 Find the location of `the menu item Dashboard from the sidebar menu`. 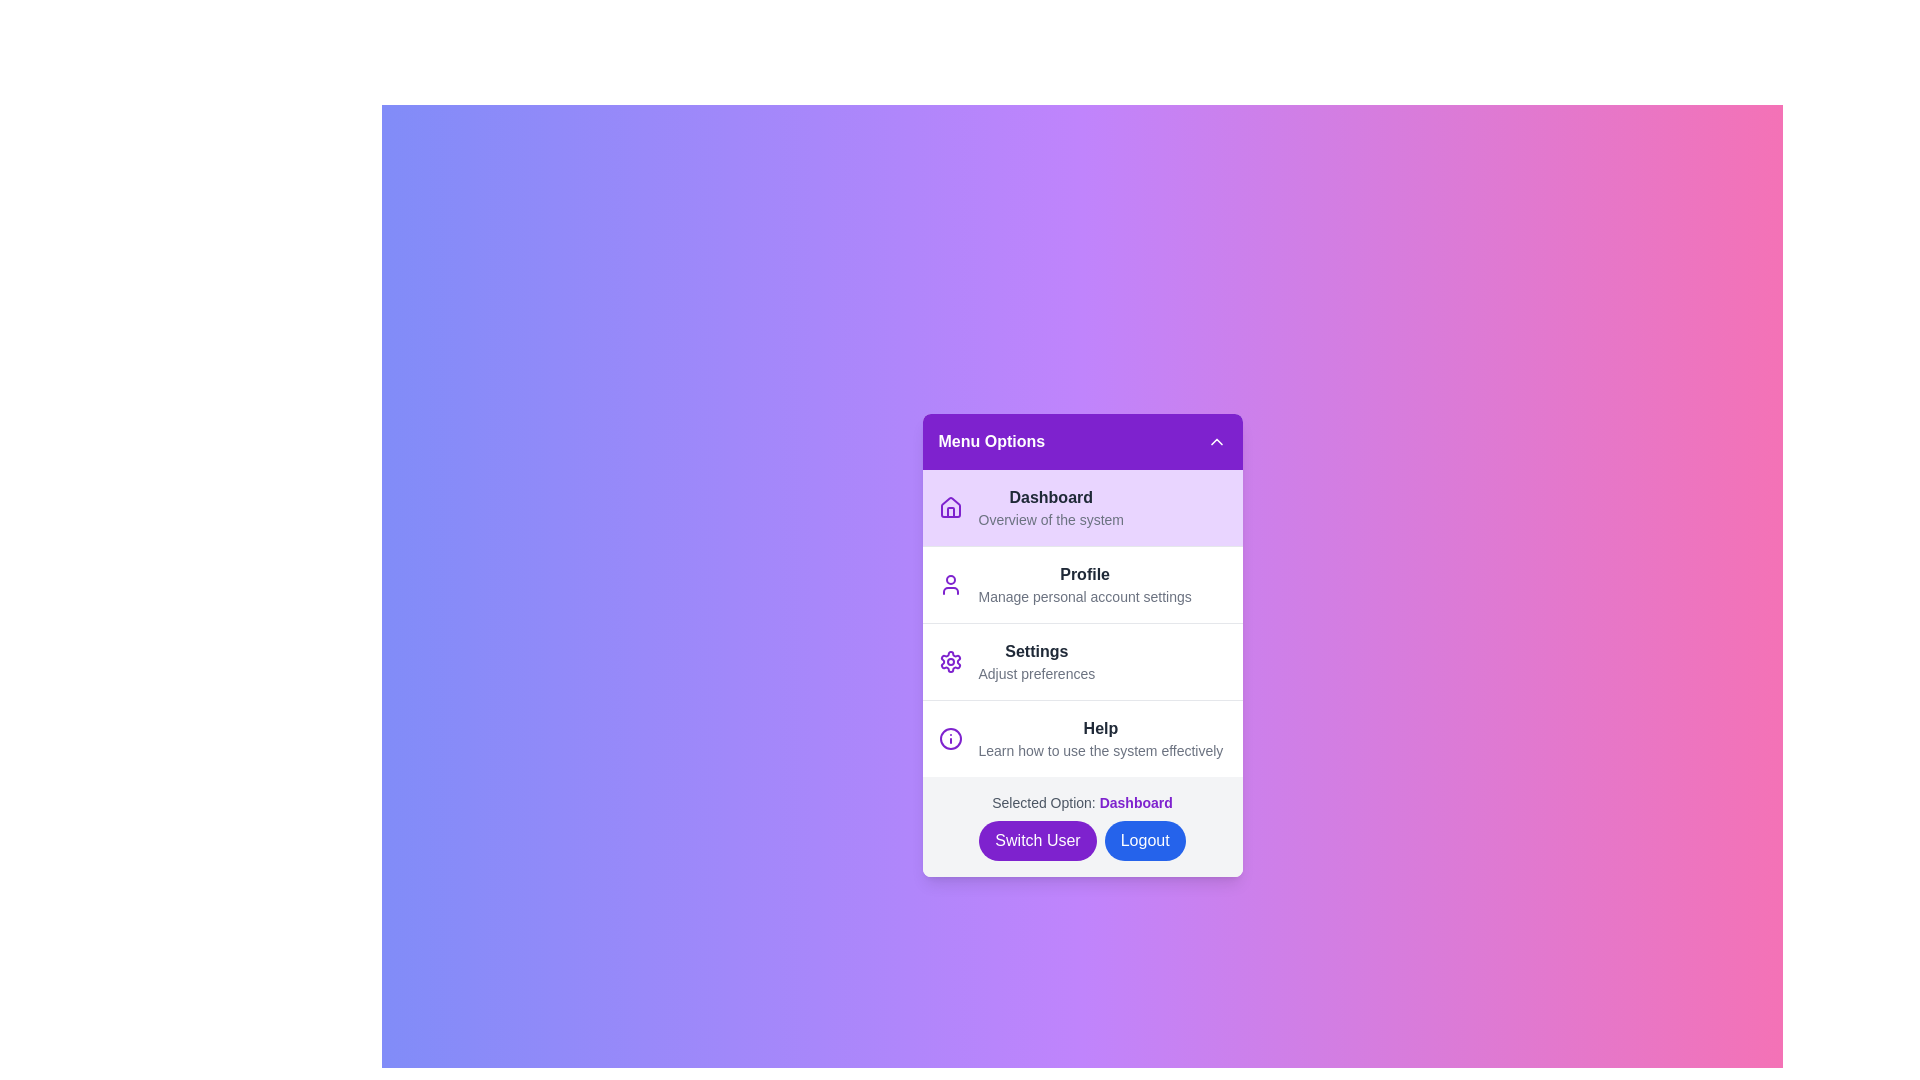

the menu item Dashboard from the sidebar menu is located at coordinates (1081, 506).